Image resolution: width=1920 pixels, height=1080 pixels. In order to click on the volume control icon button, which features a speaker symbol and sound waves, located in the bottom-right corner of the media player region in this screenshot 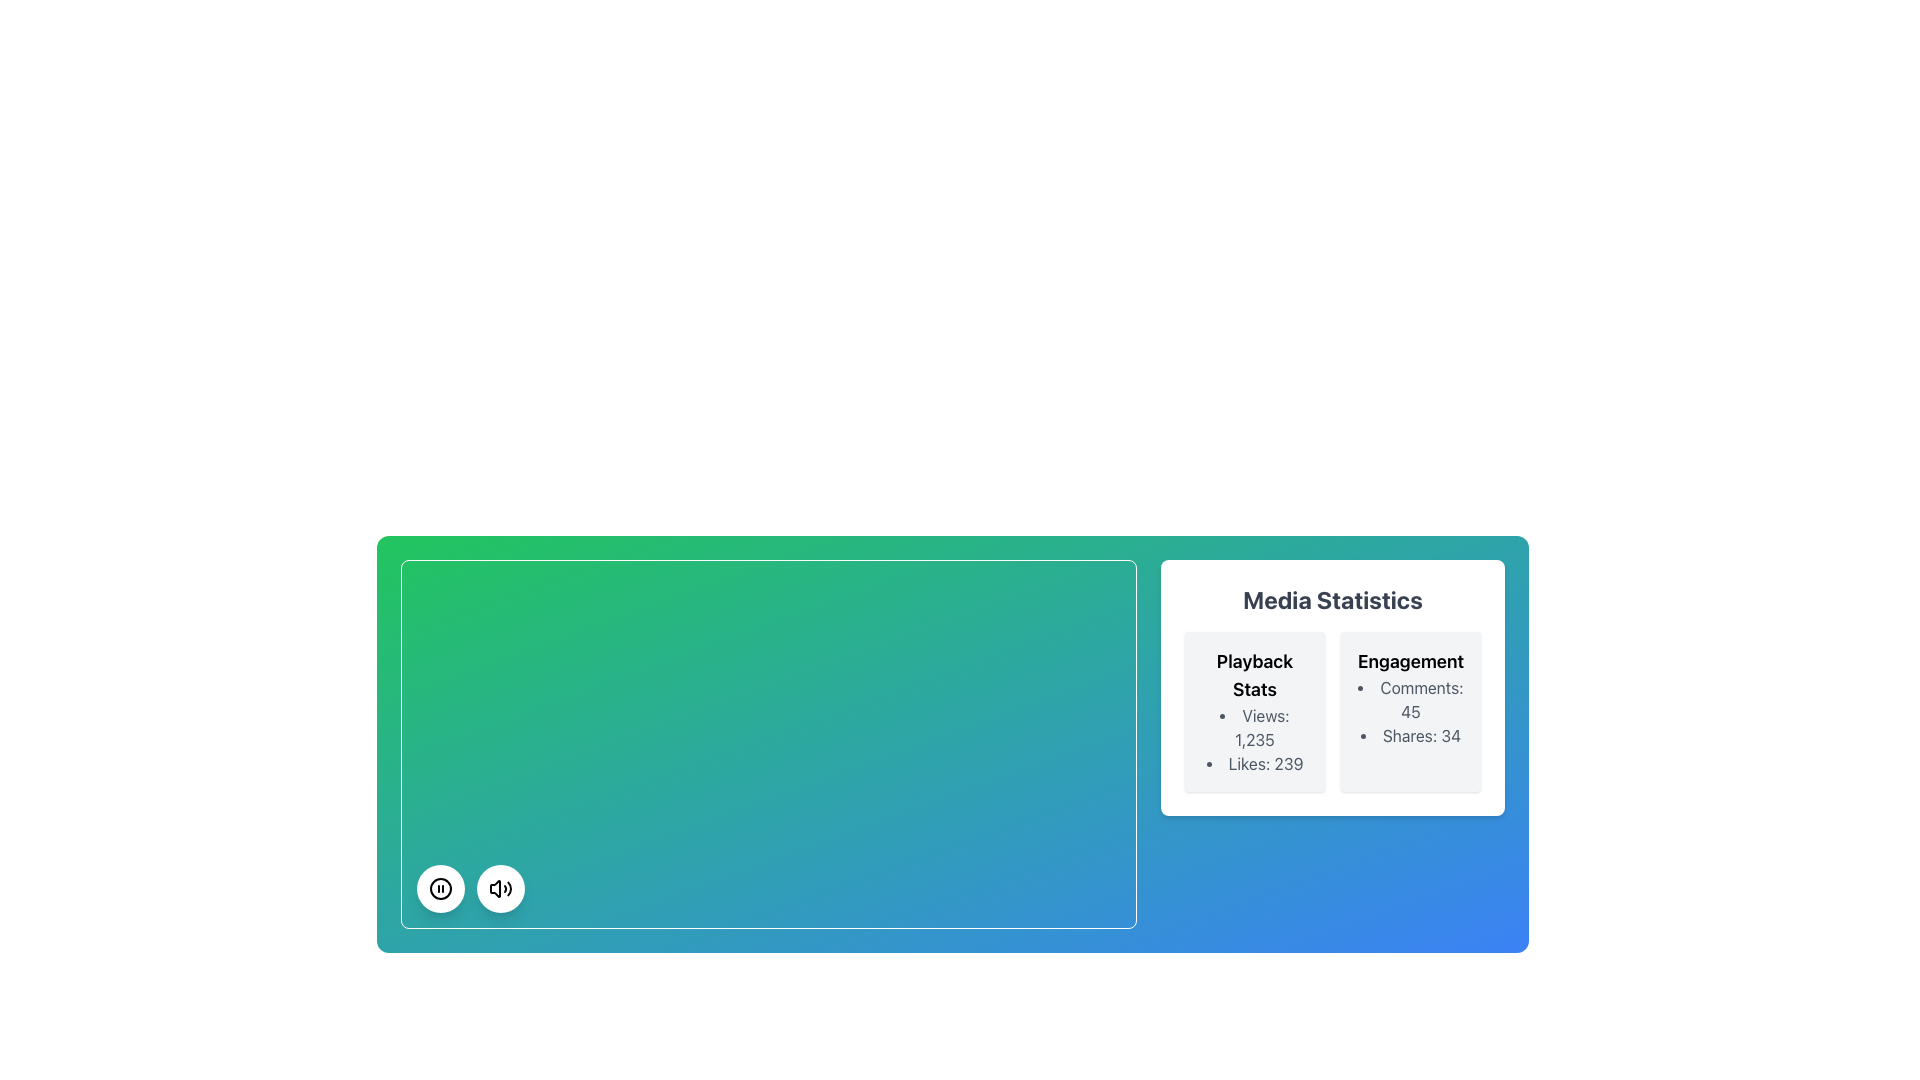, I will do `click(500, 887)`.